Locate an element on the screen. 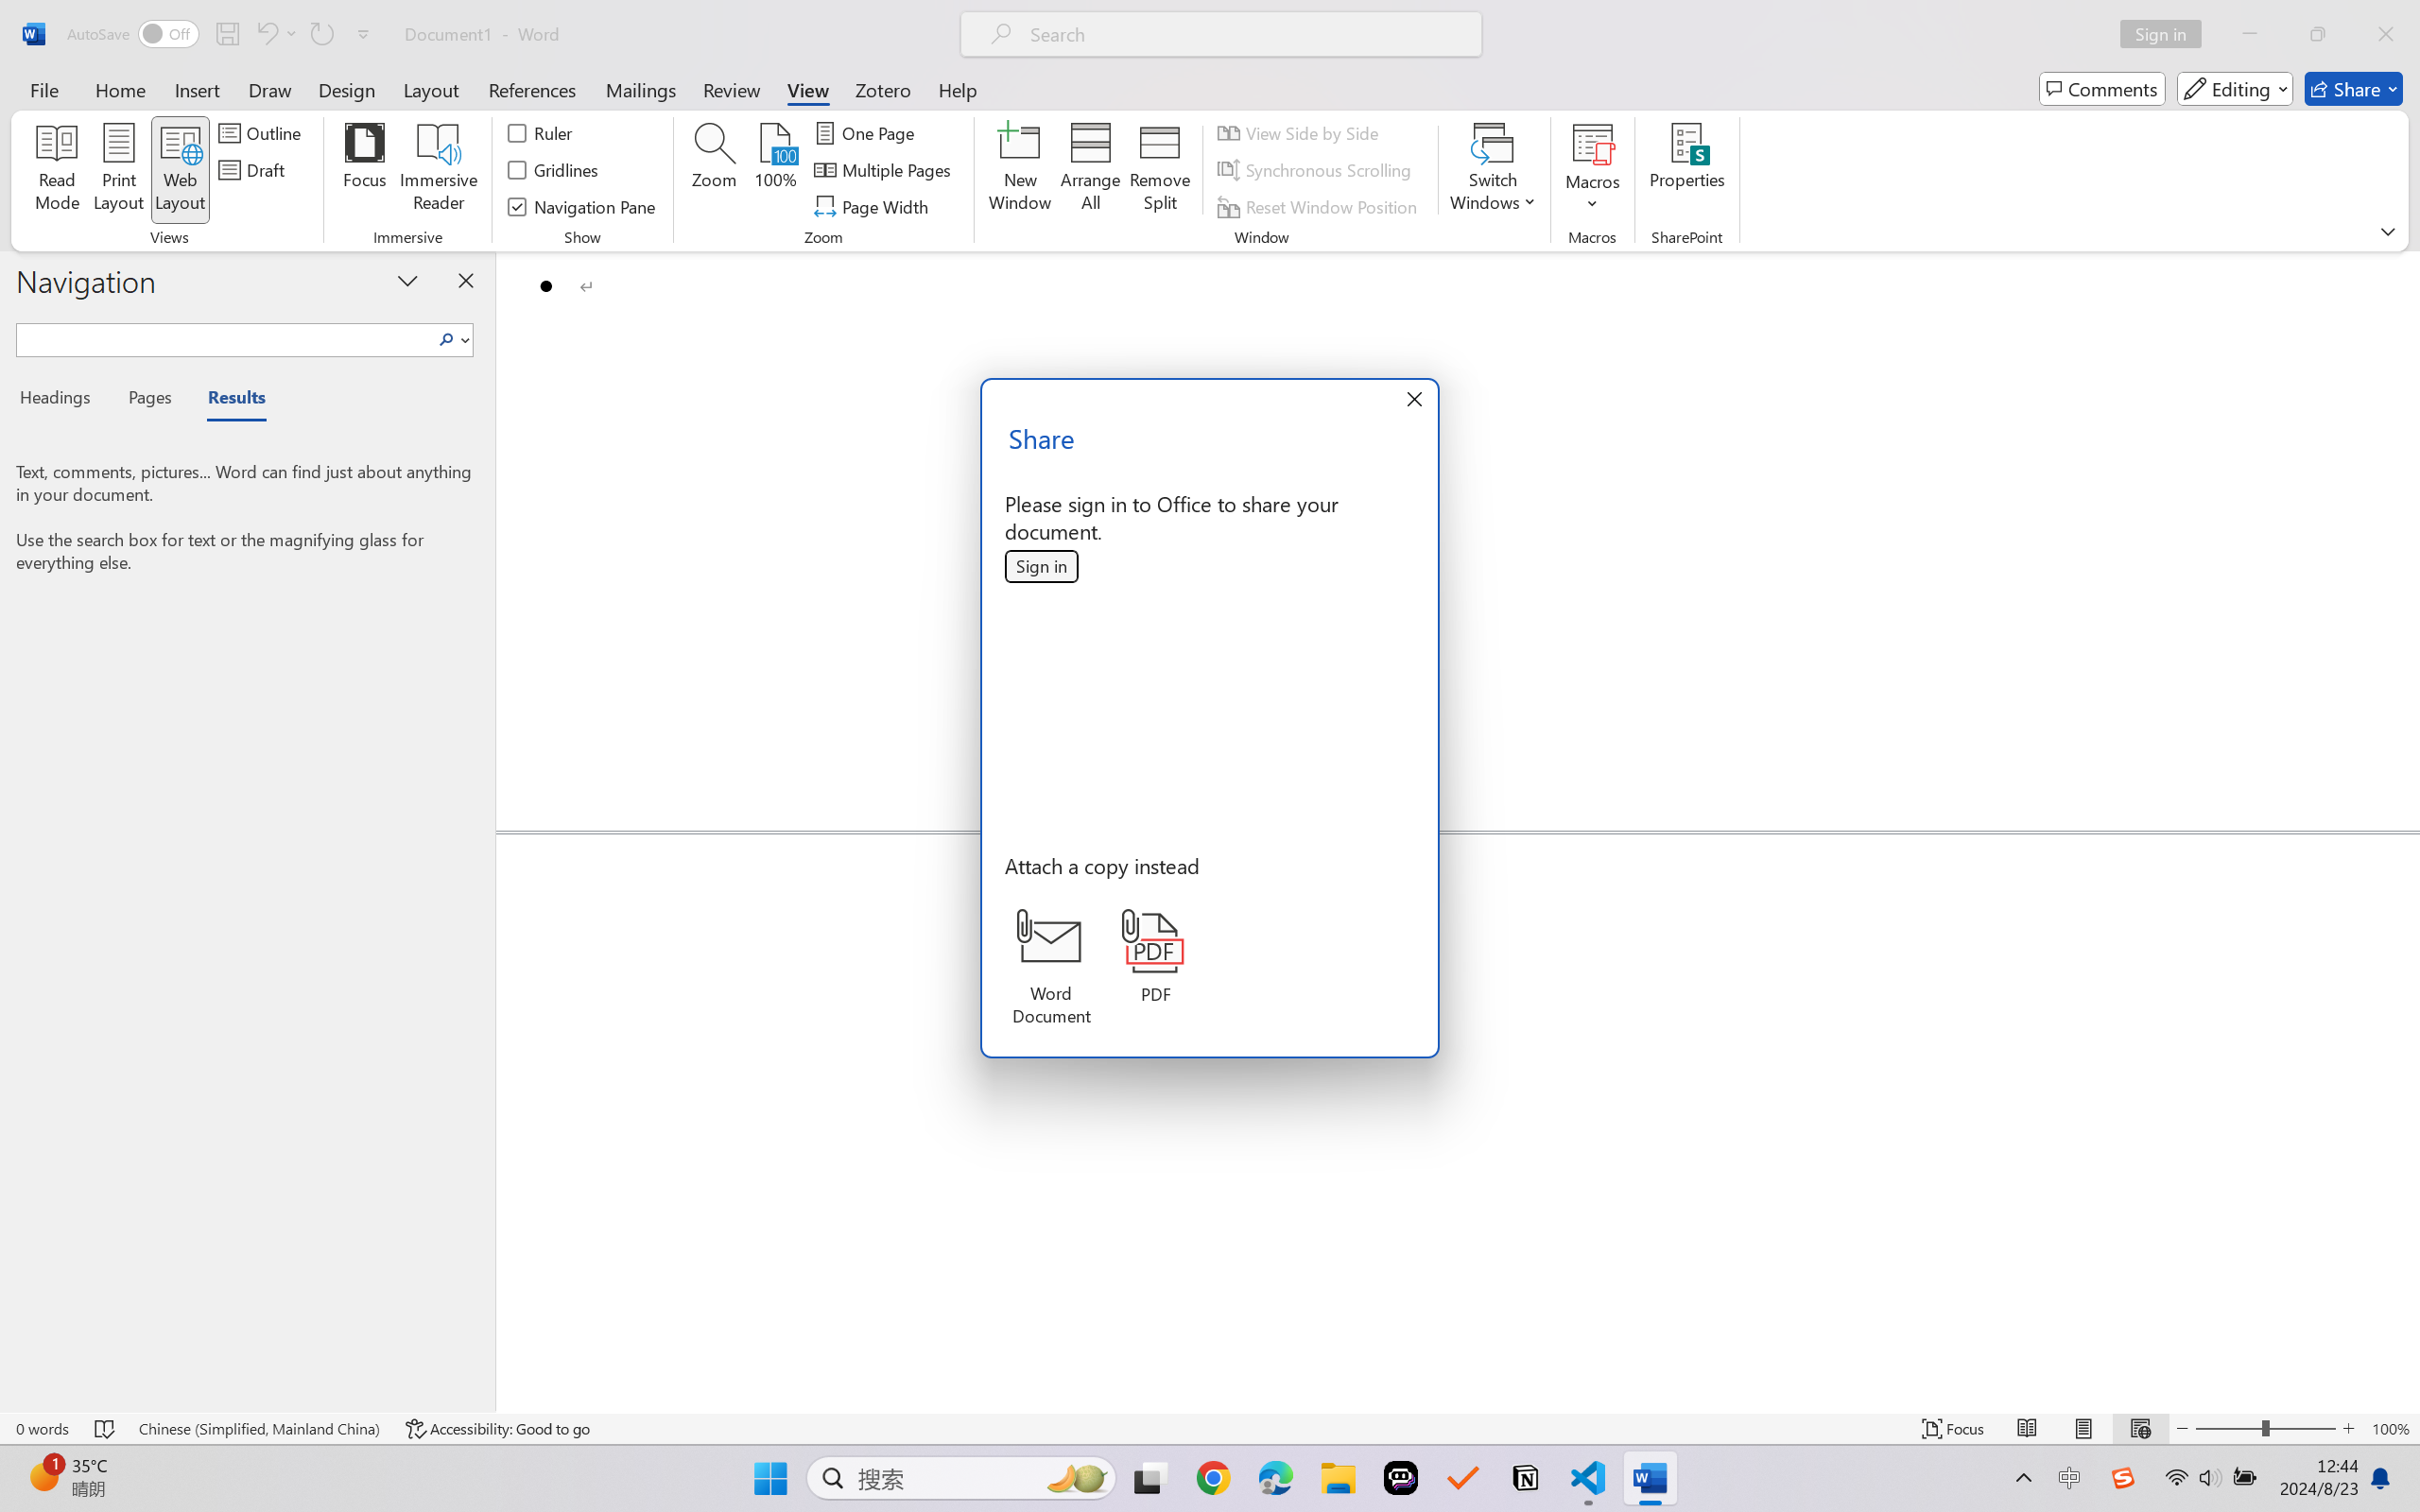  'Page Width' is located at coordinates (873, 207).